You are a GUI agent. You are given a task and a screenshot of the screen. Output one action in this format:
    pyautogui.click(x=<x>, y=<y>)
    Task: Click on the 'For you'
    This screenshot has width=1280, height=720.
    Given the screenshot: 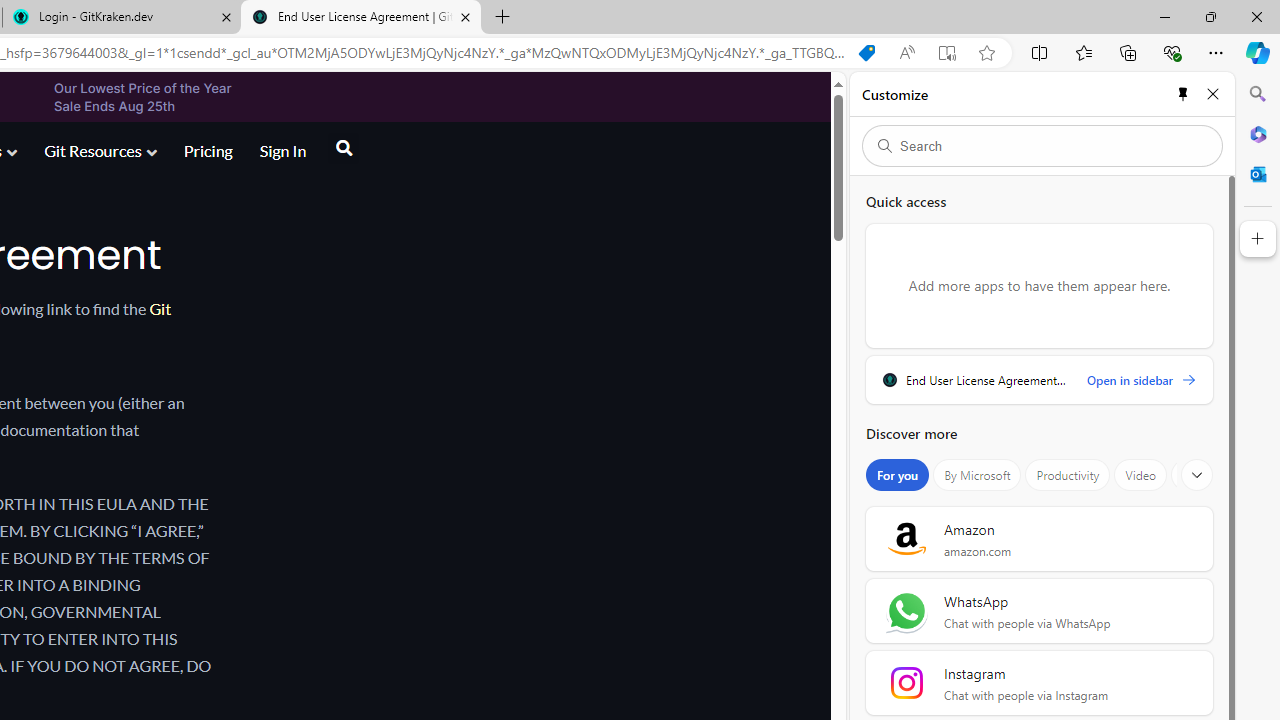 What is the action you would take?
    pyautogui.click(x=897, y=475)
    